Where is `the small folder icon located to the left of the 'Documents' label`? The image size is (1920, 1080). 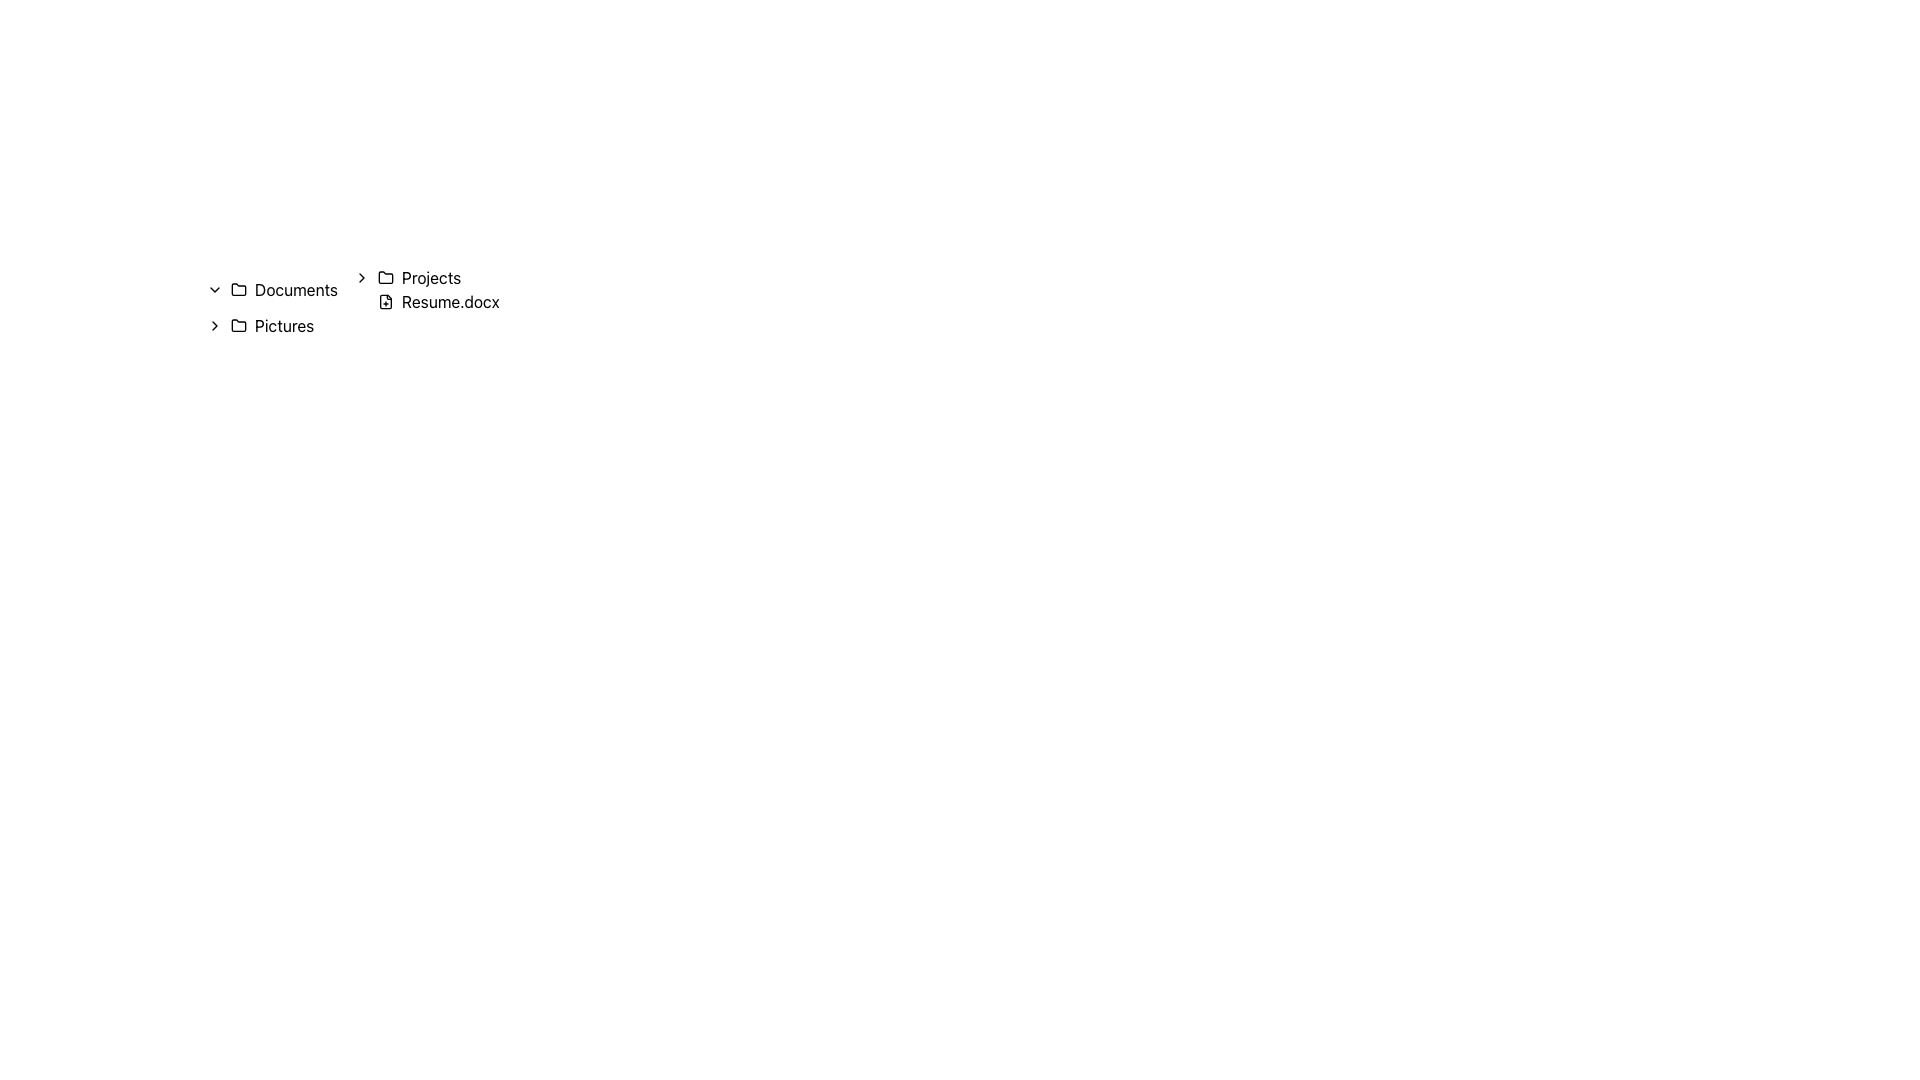
the small folder icon located to the left of the 'Documents' label is located at coordinates (239, 289).